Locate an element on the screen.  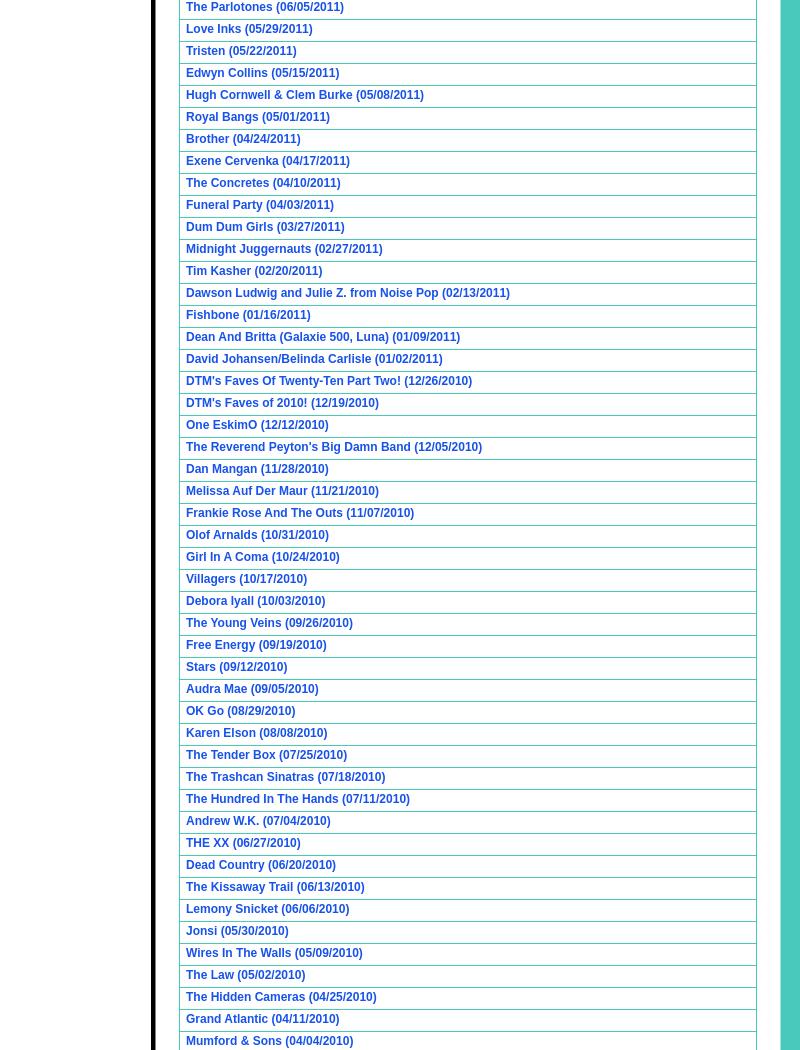
'Dead Country (06/20/2010)' is located at coordinates (259, 863).